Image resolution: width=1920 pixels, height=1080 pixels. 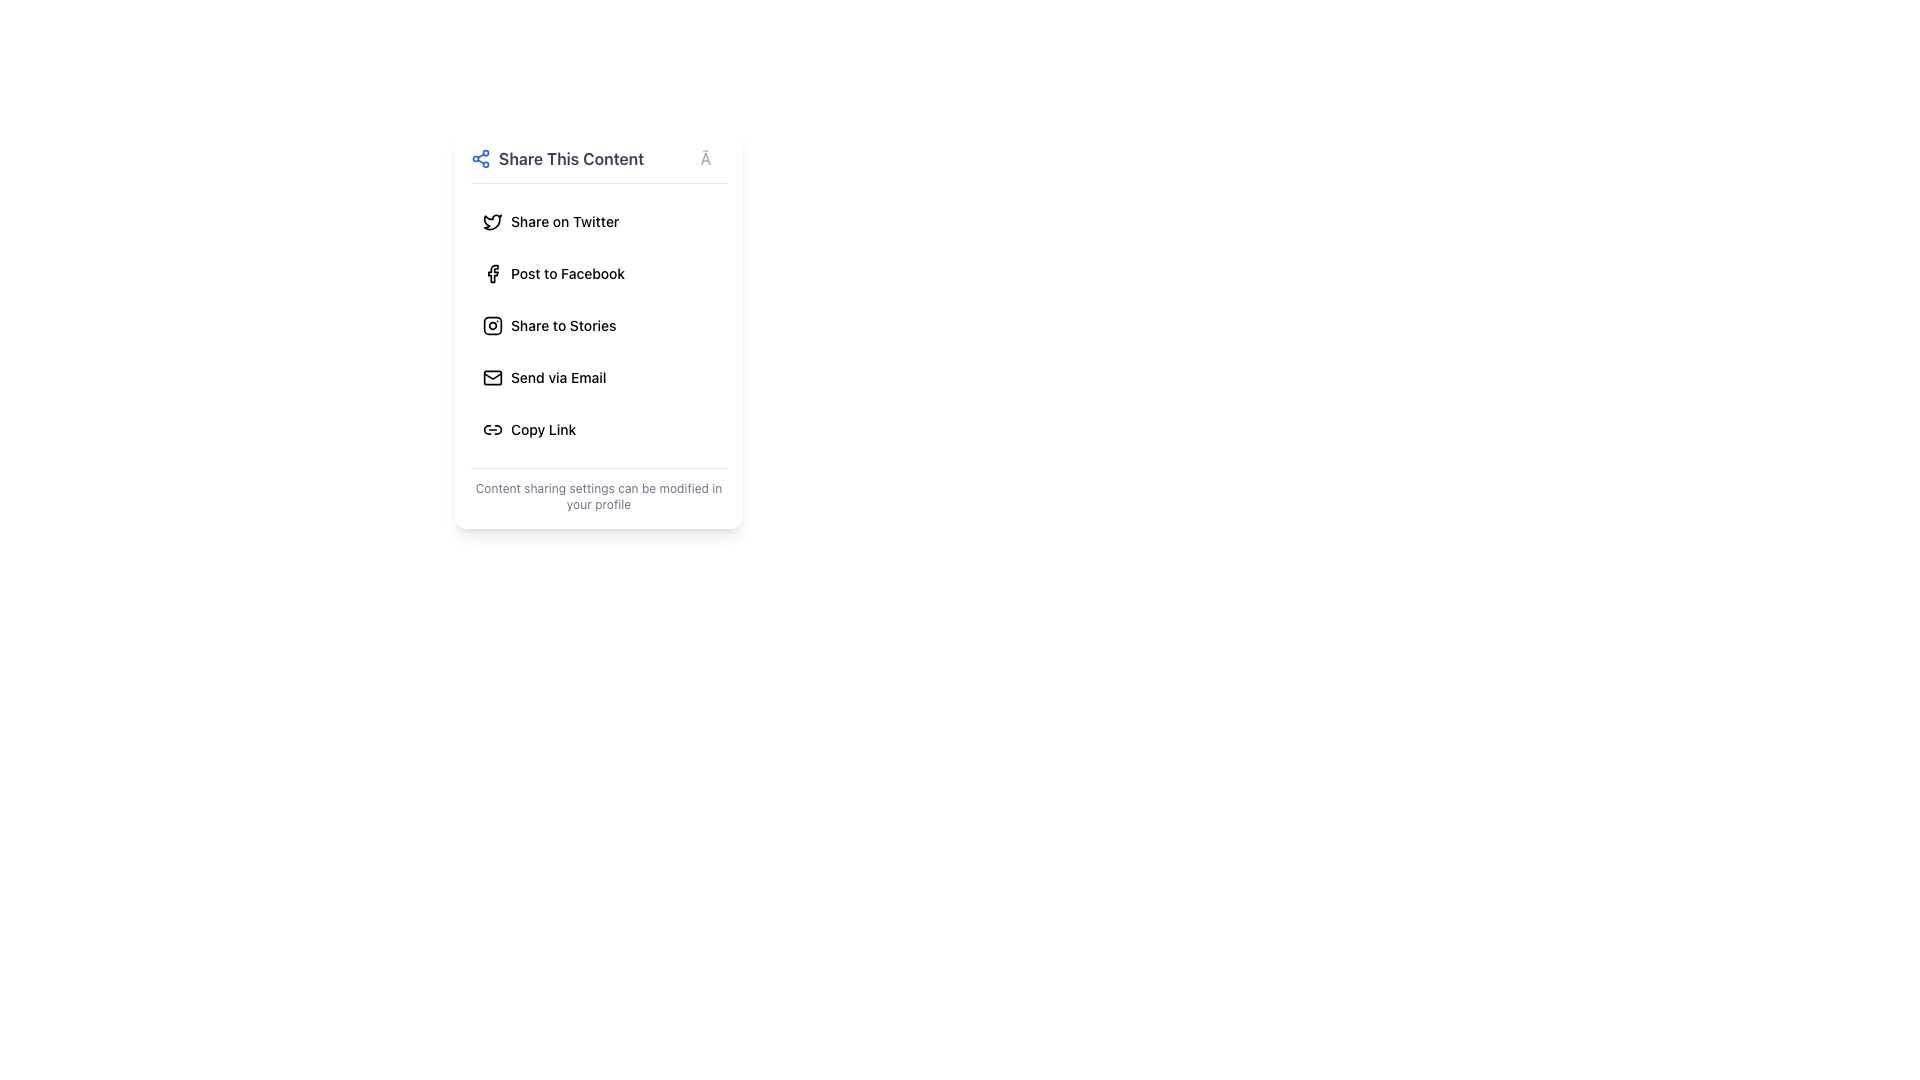 I want to click on the Facebook sharing icon, which is the second element in the vertical list of sharing options, located below the Twitter option and above the Stories option, so click(x=493, y=273).